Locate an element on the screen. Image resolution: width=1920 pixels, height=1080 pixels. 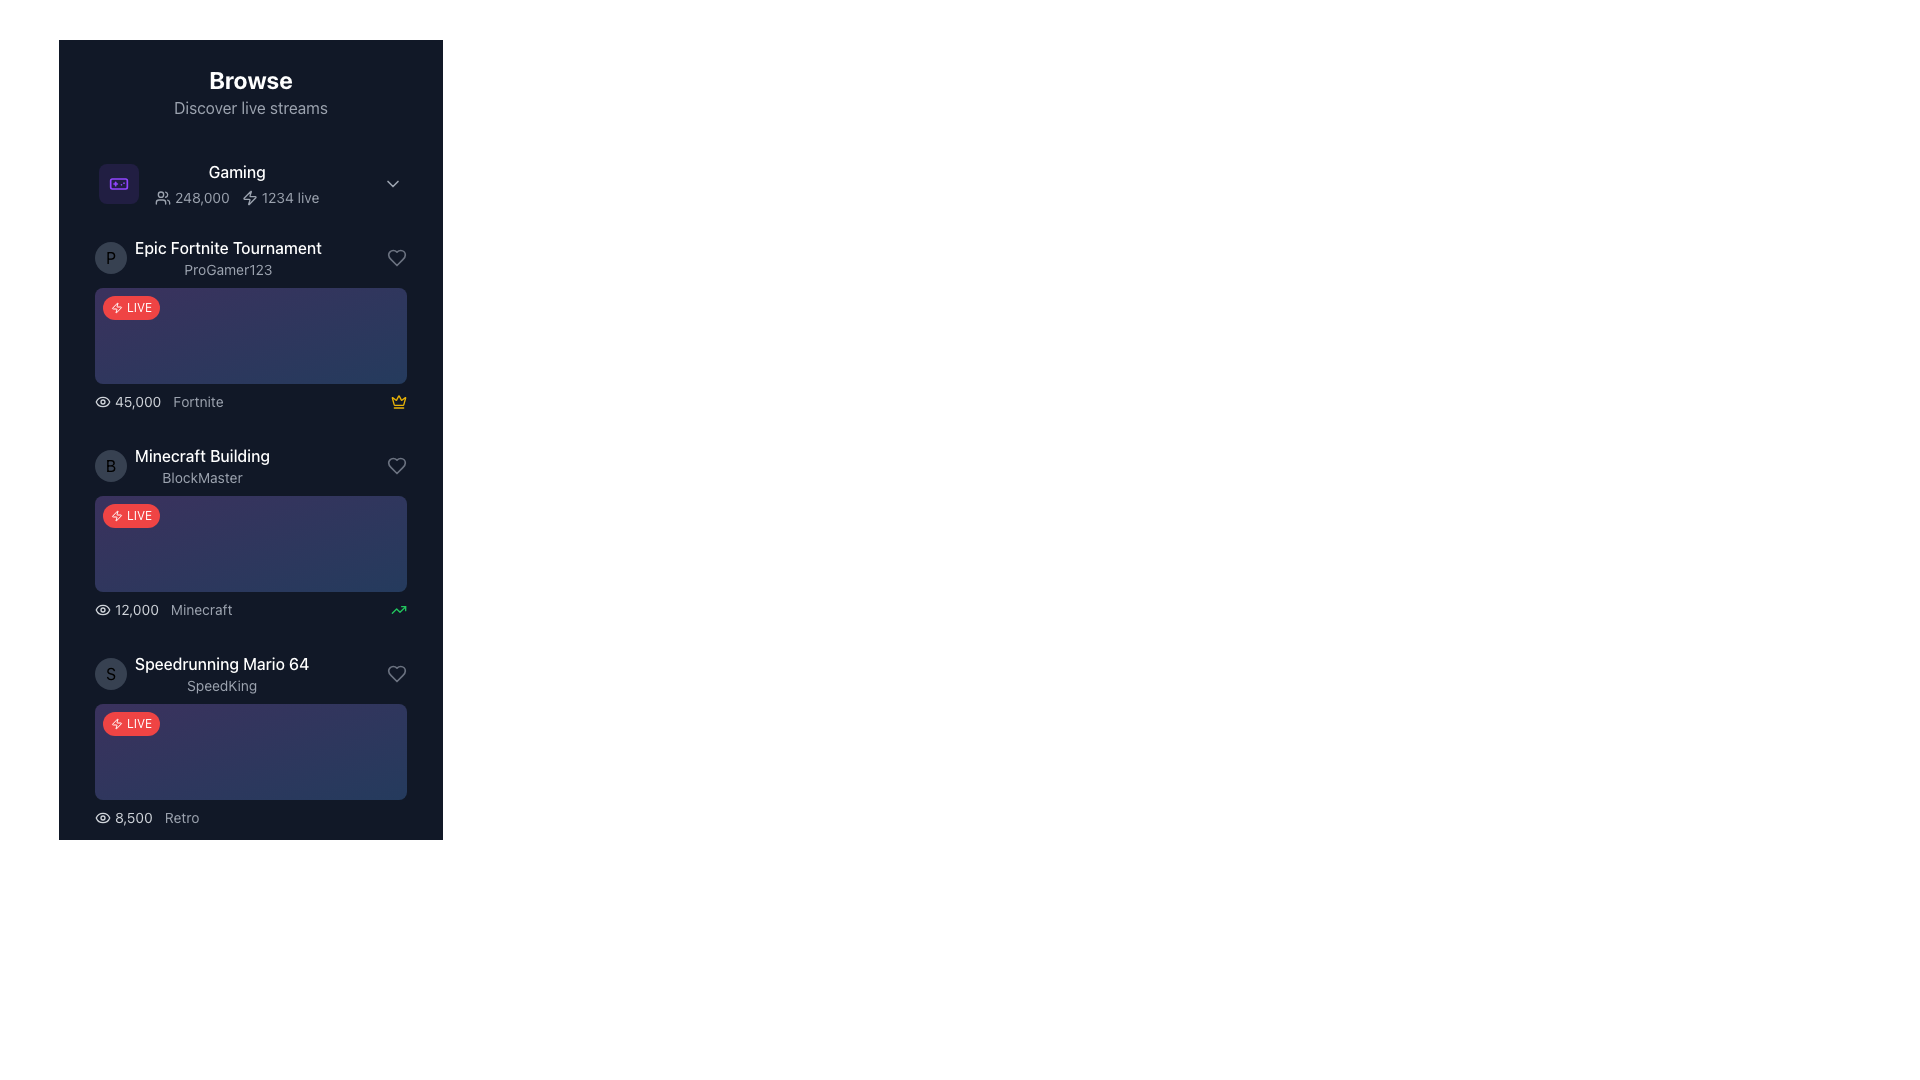
the list item displaying 'Gaming' with the game controller icon is located at coordinates (240, 184).